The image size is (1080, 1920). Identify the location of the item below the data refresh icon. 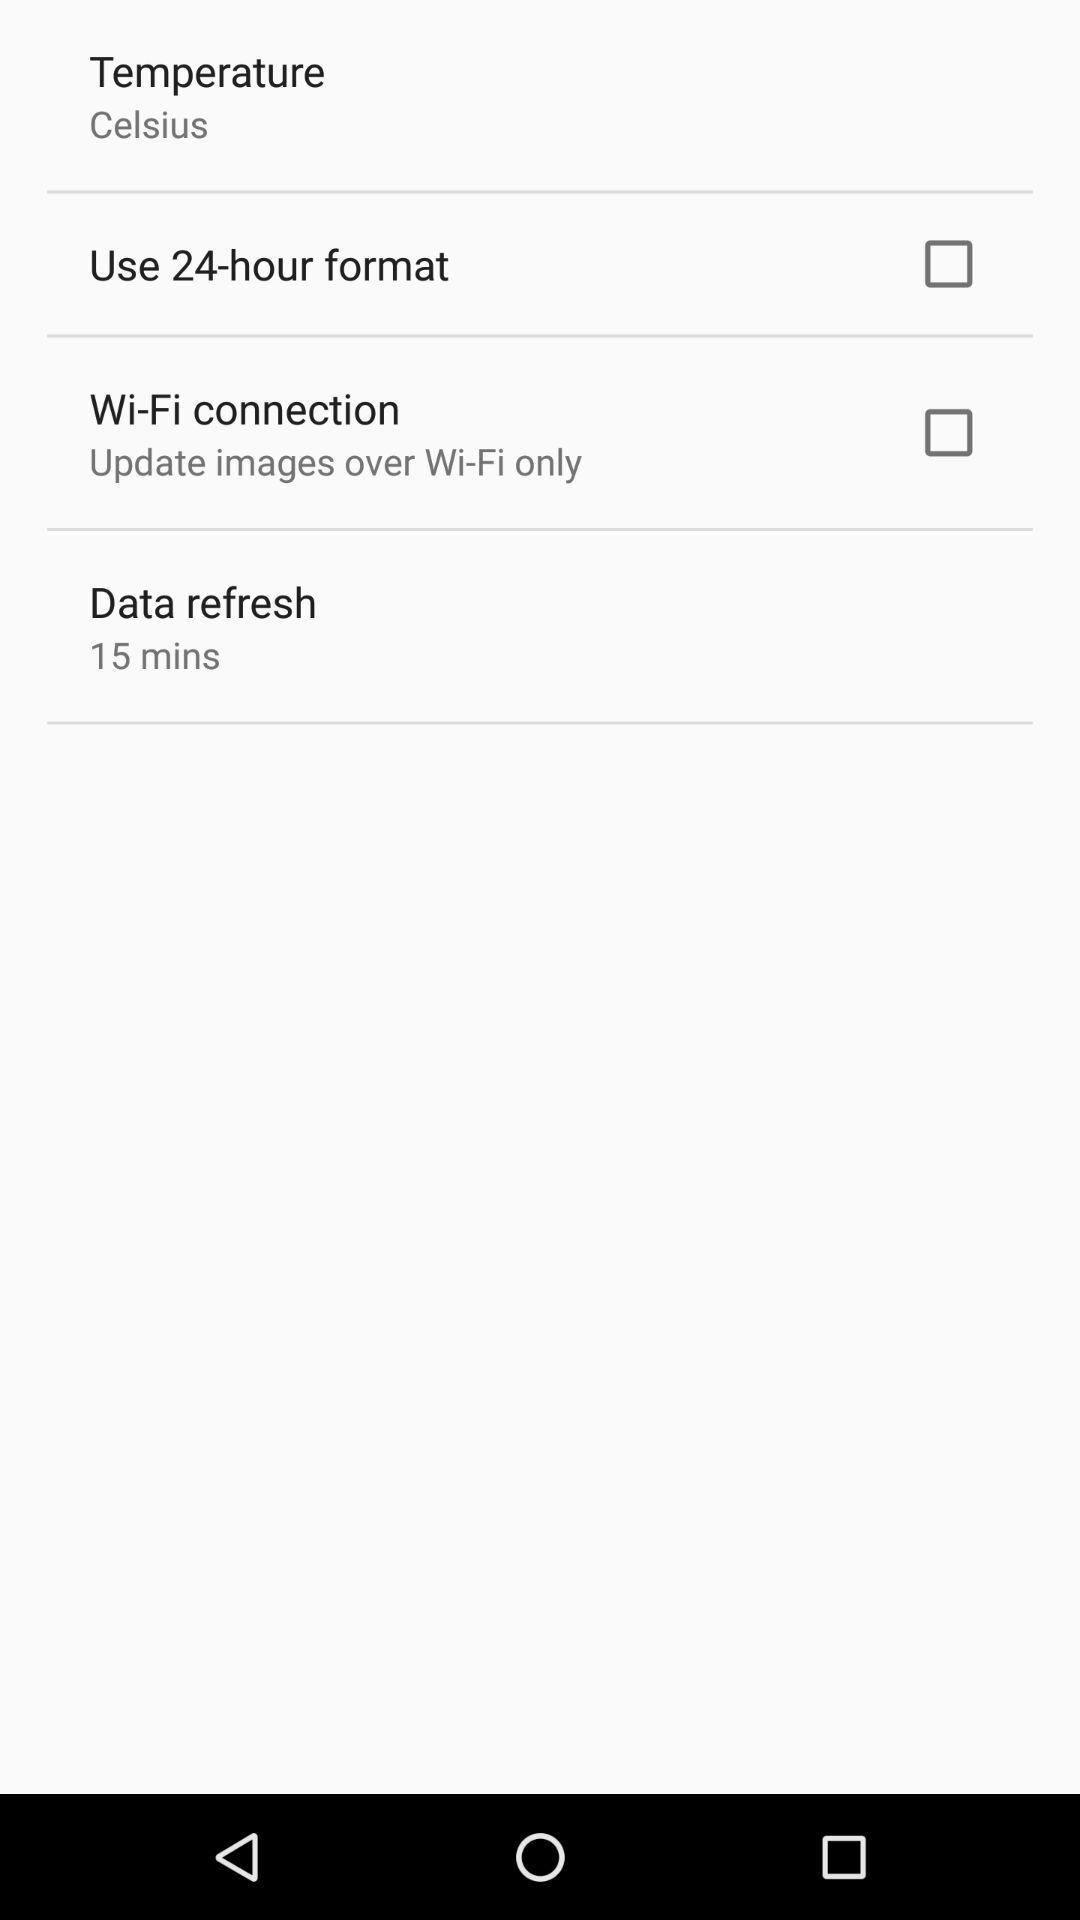
(153, 654).